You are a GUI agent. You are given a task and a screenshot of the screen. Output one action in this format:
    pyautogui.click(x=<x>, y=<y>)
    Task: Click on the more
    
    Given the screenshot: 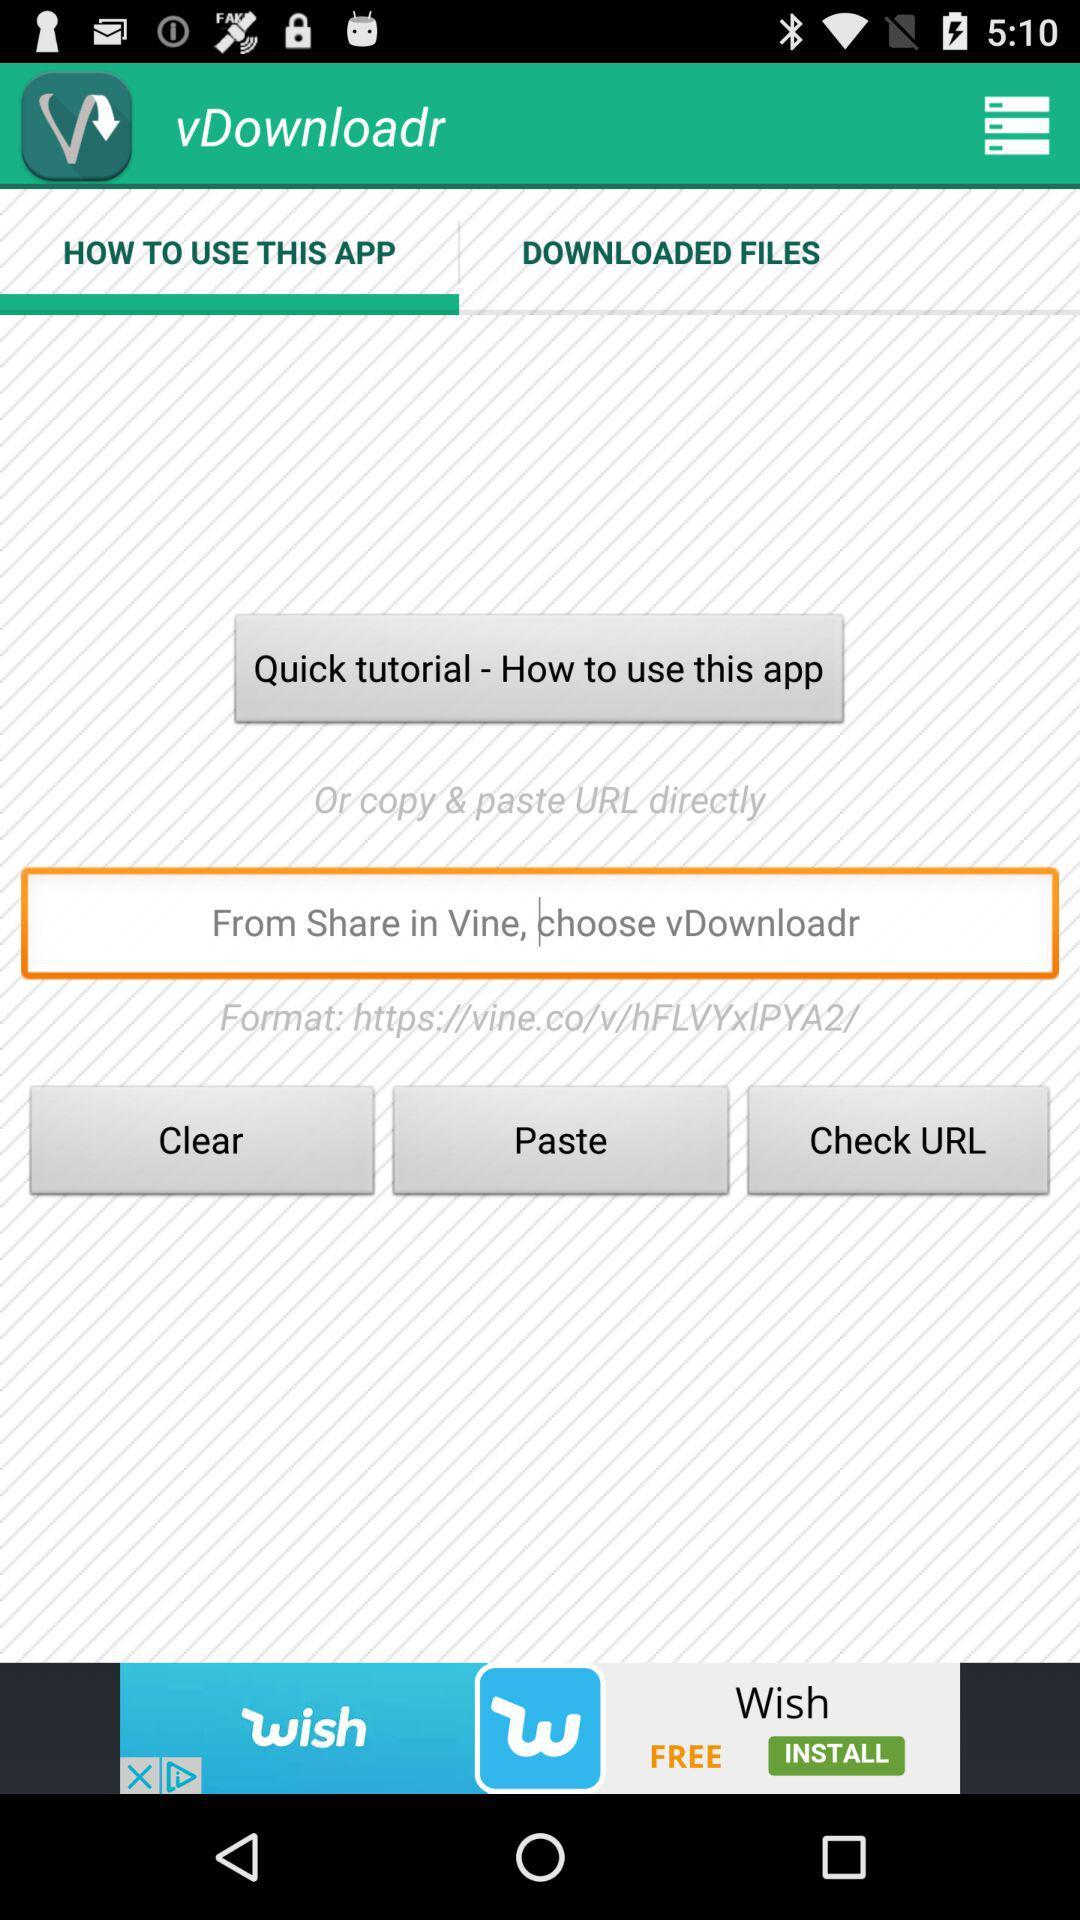 What is the action you would take?
    pyautogui.click(x=1017, y=124)
    